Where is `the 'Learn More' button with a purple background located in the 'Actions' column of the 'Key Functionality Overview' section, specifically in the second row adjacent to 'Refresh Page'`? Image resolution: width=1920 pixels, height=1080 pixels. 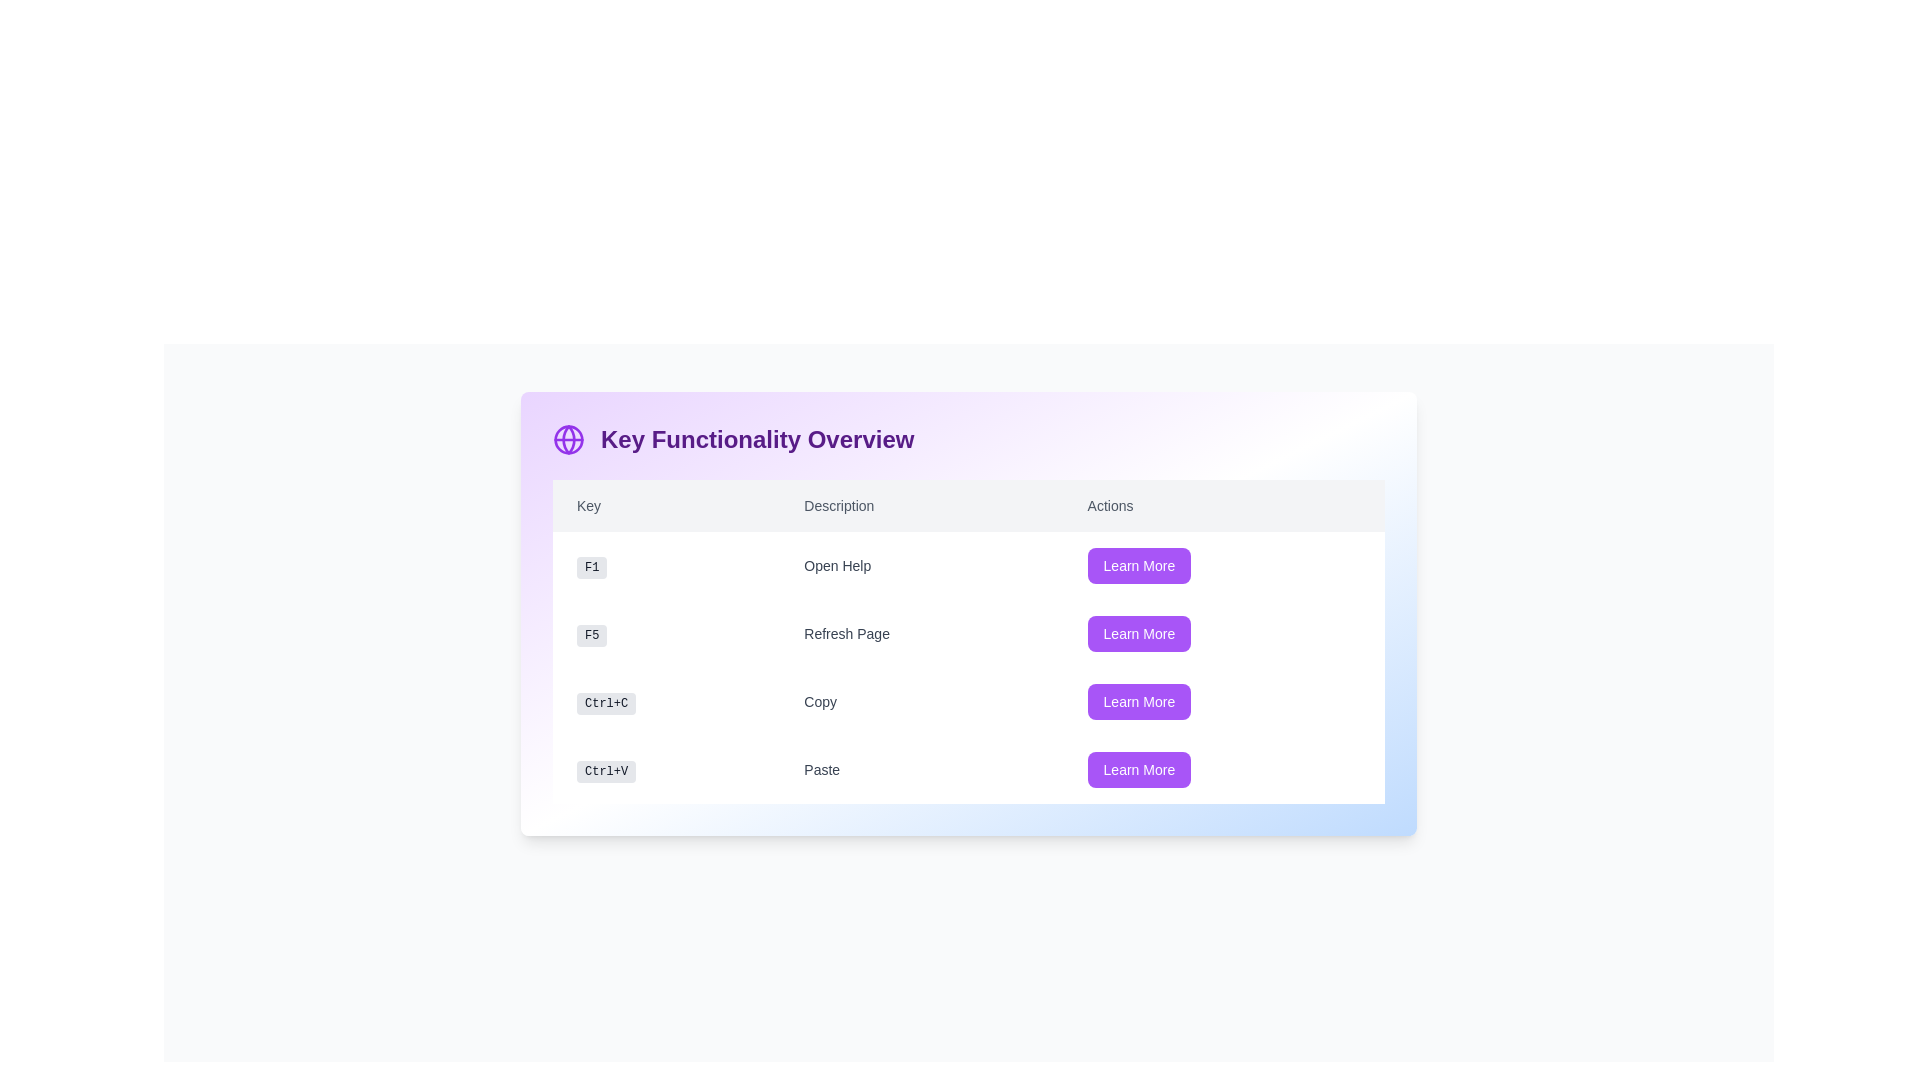
the 'Learn More' button with a purple background located in the 'Actions' column of the 'Key Functionality Overview' section, specifically in the second row adjacent to 'Refresh Page' is located at coordinates (1139, 633).